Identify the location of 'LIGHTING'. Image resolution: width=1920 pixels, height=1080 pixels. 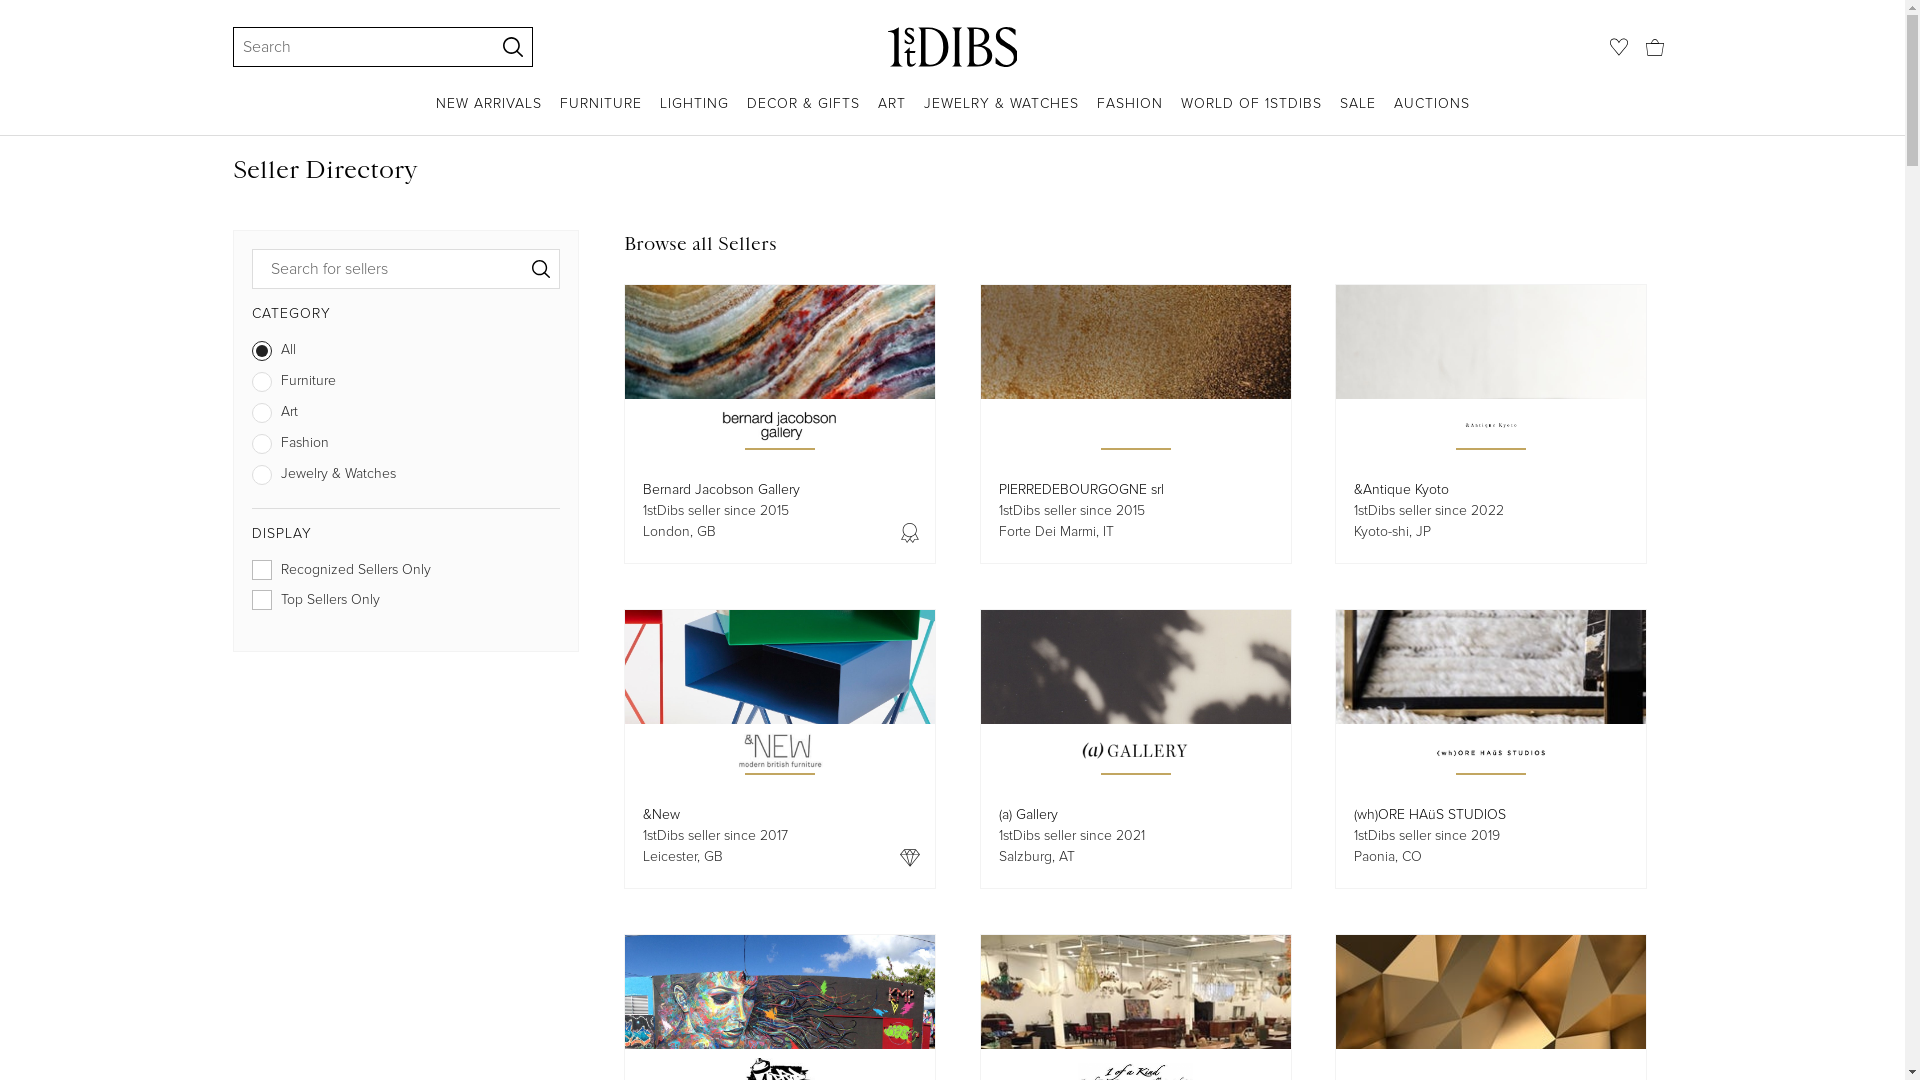
(694, 114).